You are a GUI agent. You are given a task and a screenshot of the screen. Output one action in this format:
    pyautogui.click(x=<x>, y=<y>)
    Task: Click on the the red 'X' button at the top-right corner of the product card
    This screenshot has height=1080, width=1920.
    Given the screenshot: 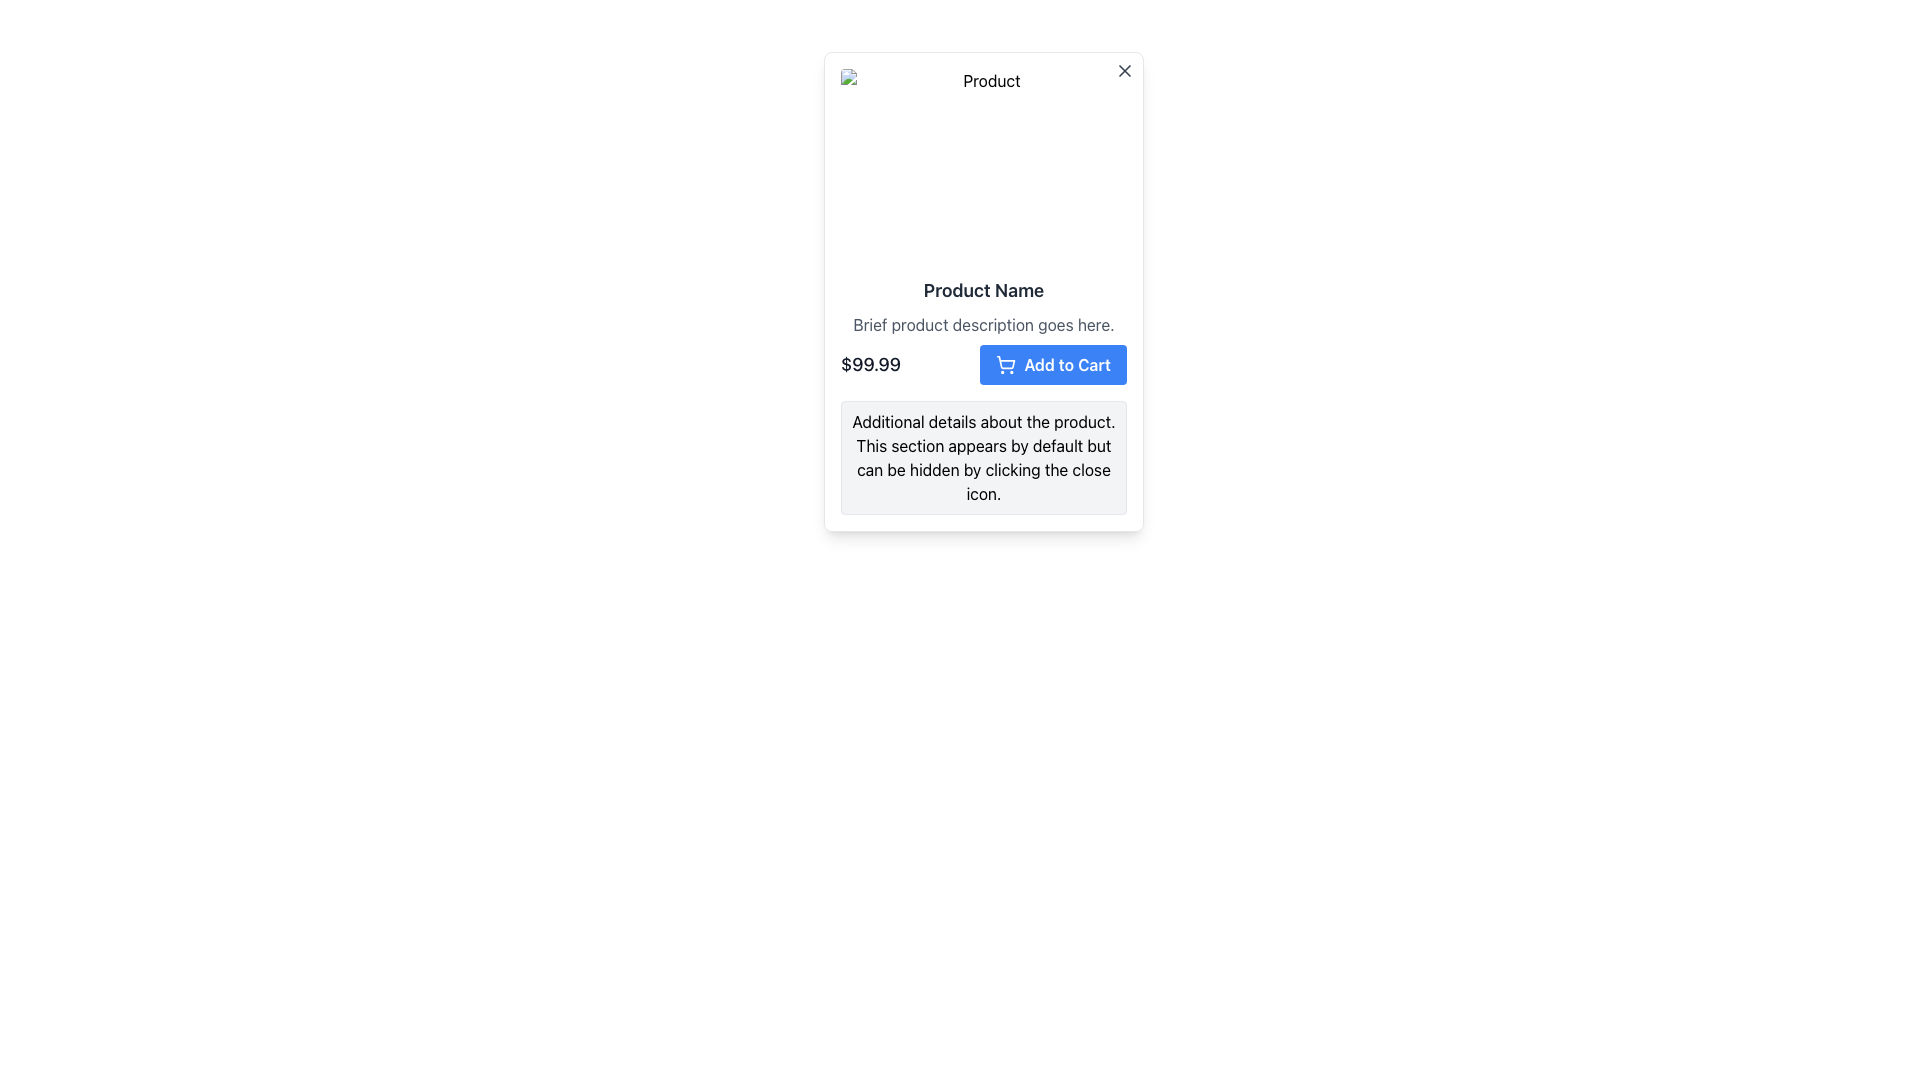 What is the action you would take?
    pyautogui.click(x=1124, y=72)
    